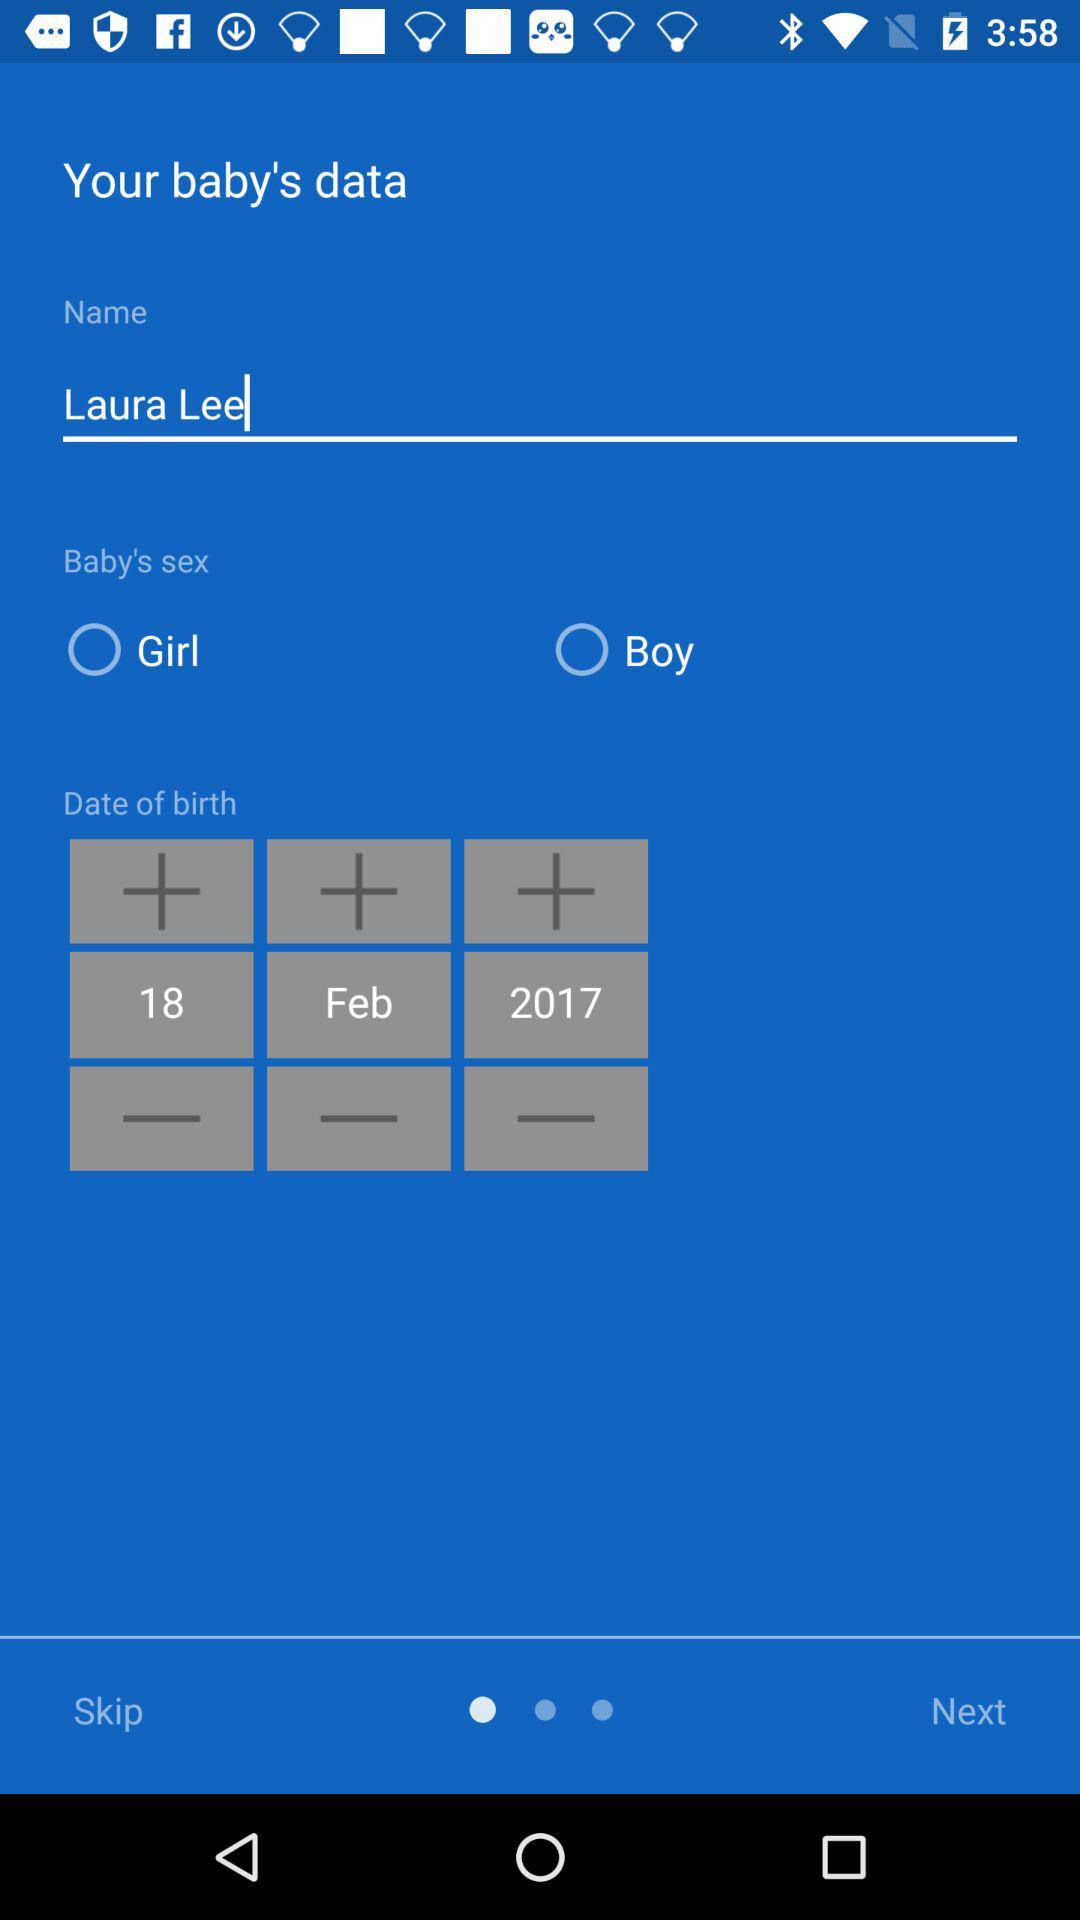 Image resolution: width=1080 pixels, height=1920 pixels. Describe the element at coordinates (160, 1004) in the screenshot. I see `the 18 icon` at that location.